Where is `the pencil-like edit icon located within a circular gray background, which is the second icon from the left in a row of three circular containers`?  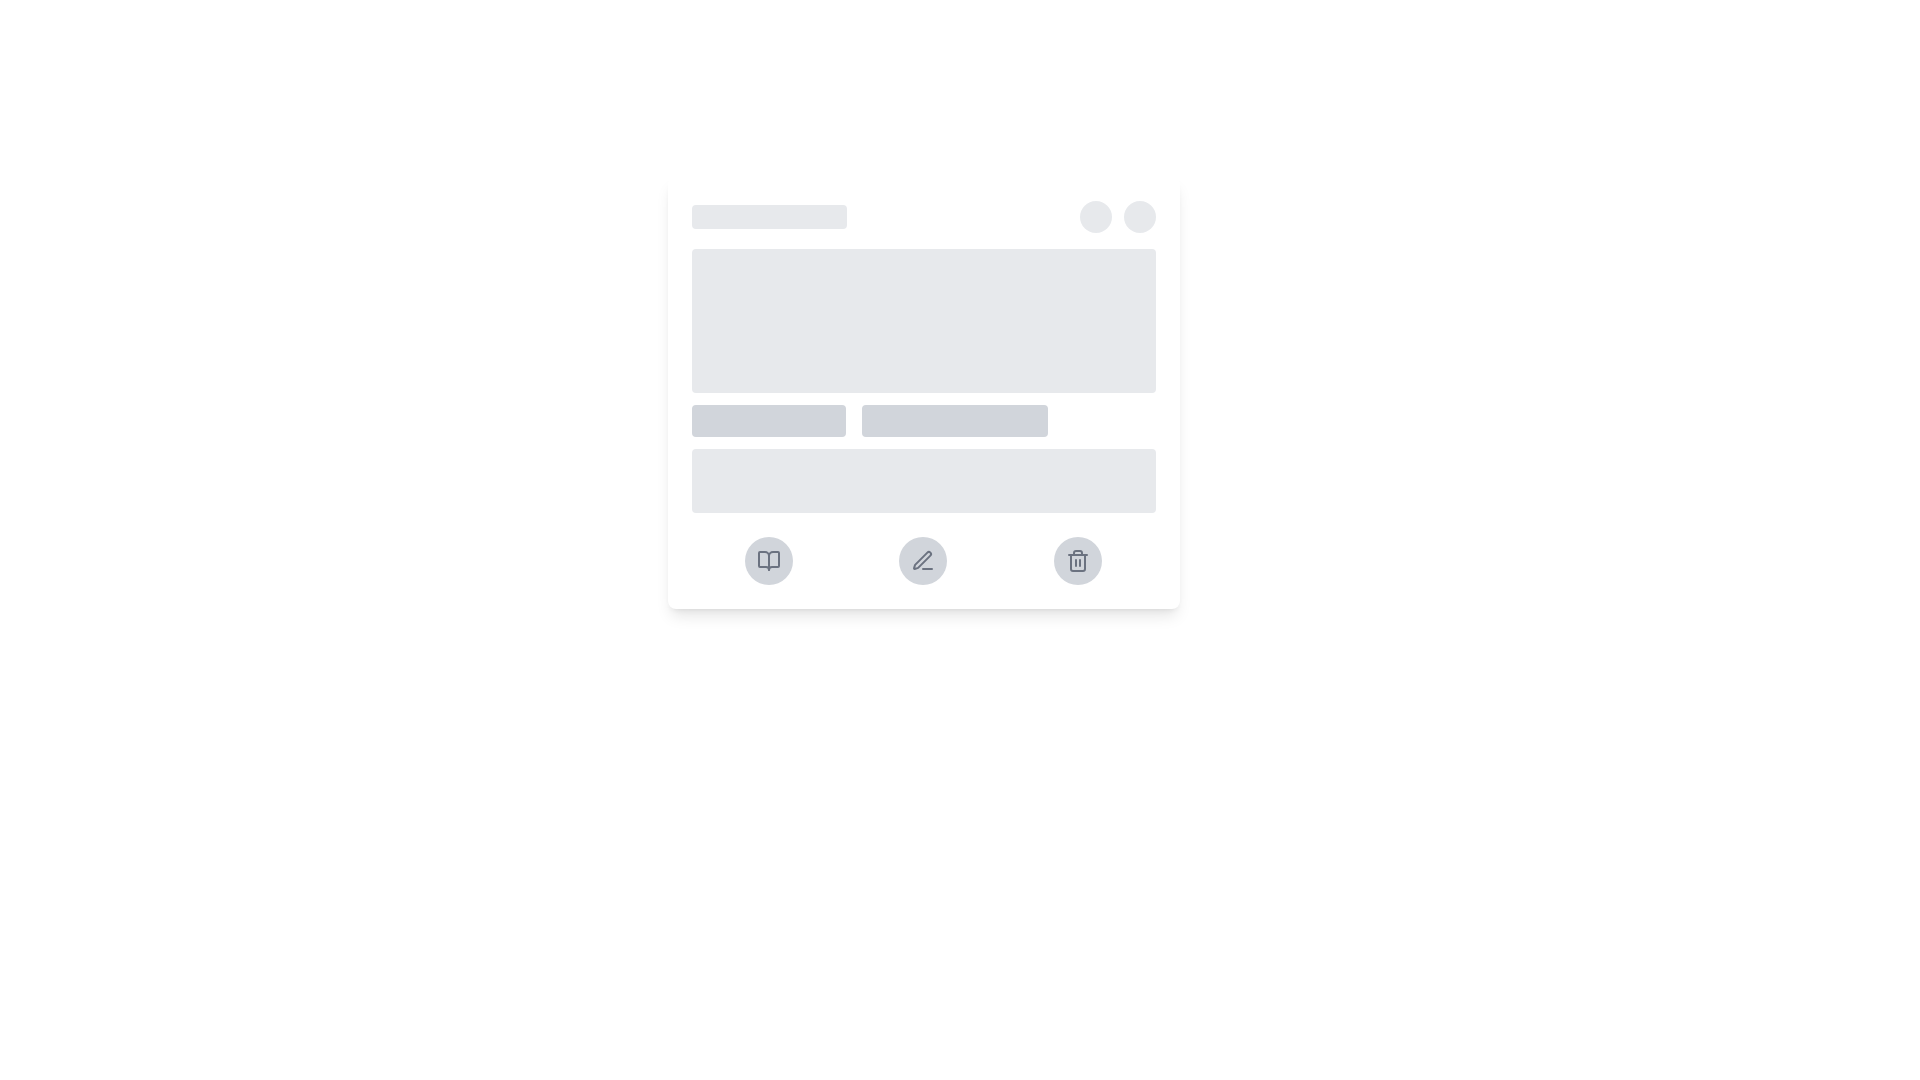
the pencil-like edit icon located within a circular gray background, which is the second icon from the left in a row of three circular containers is located at coordinates (922, 560).